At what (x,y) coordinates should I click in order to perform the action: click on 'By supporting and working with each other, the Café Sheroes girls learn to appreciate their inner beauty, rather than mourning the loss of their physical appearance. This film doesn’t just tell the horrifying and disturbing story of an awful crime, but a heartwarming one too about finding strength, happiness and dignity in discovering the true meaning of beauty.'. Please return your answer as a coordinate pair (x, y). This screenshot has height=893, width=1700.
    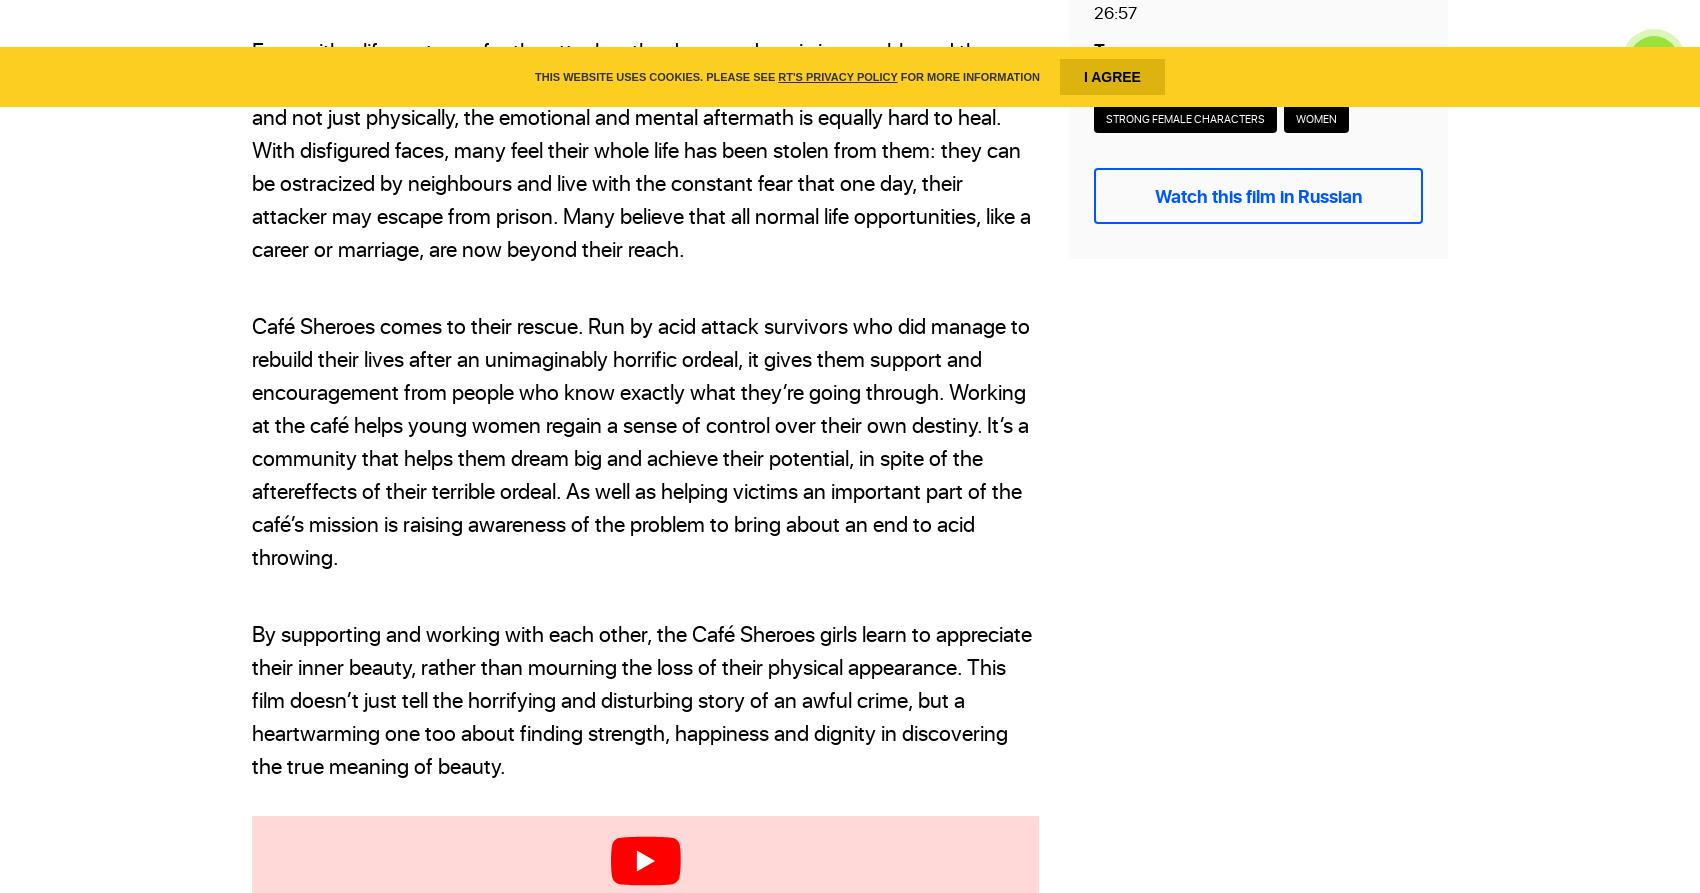
    Looking at the image, I should click on (251, 699).